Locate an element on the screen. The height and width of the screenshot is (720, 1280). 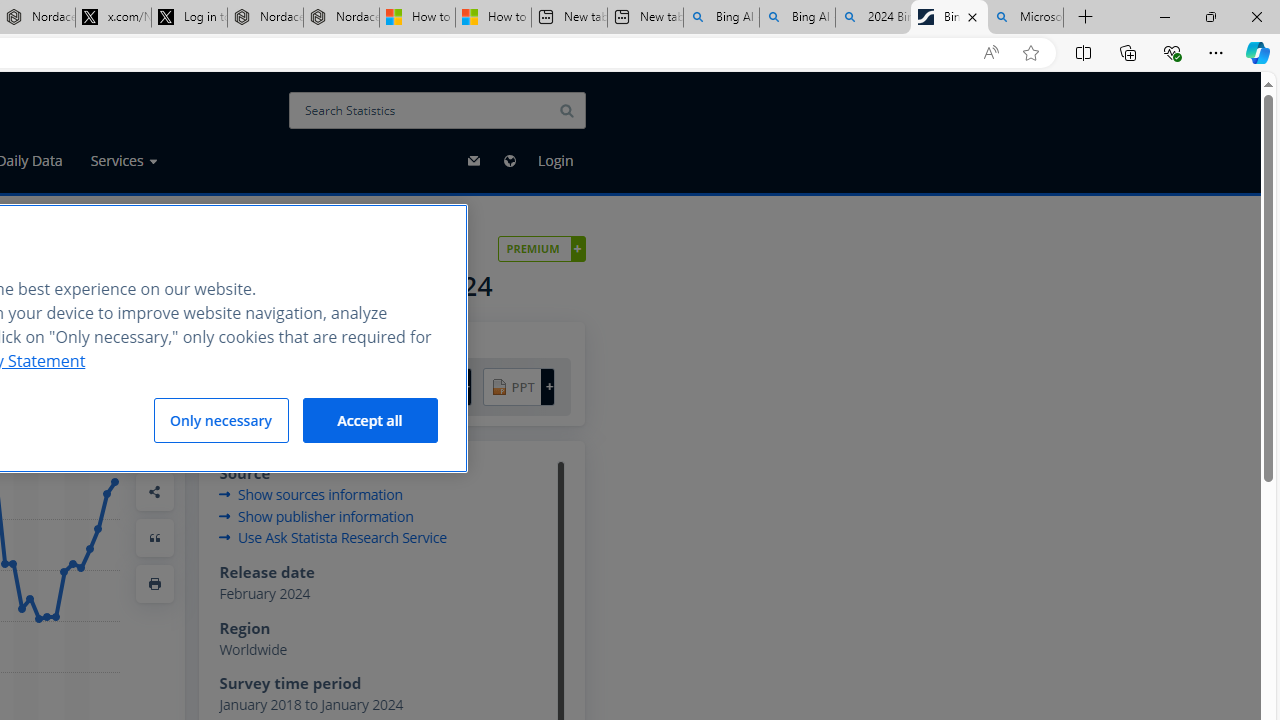
'PPT +' is located at coordinates (519, 387).